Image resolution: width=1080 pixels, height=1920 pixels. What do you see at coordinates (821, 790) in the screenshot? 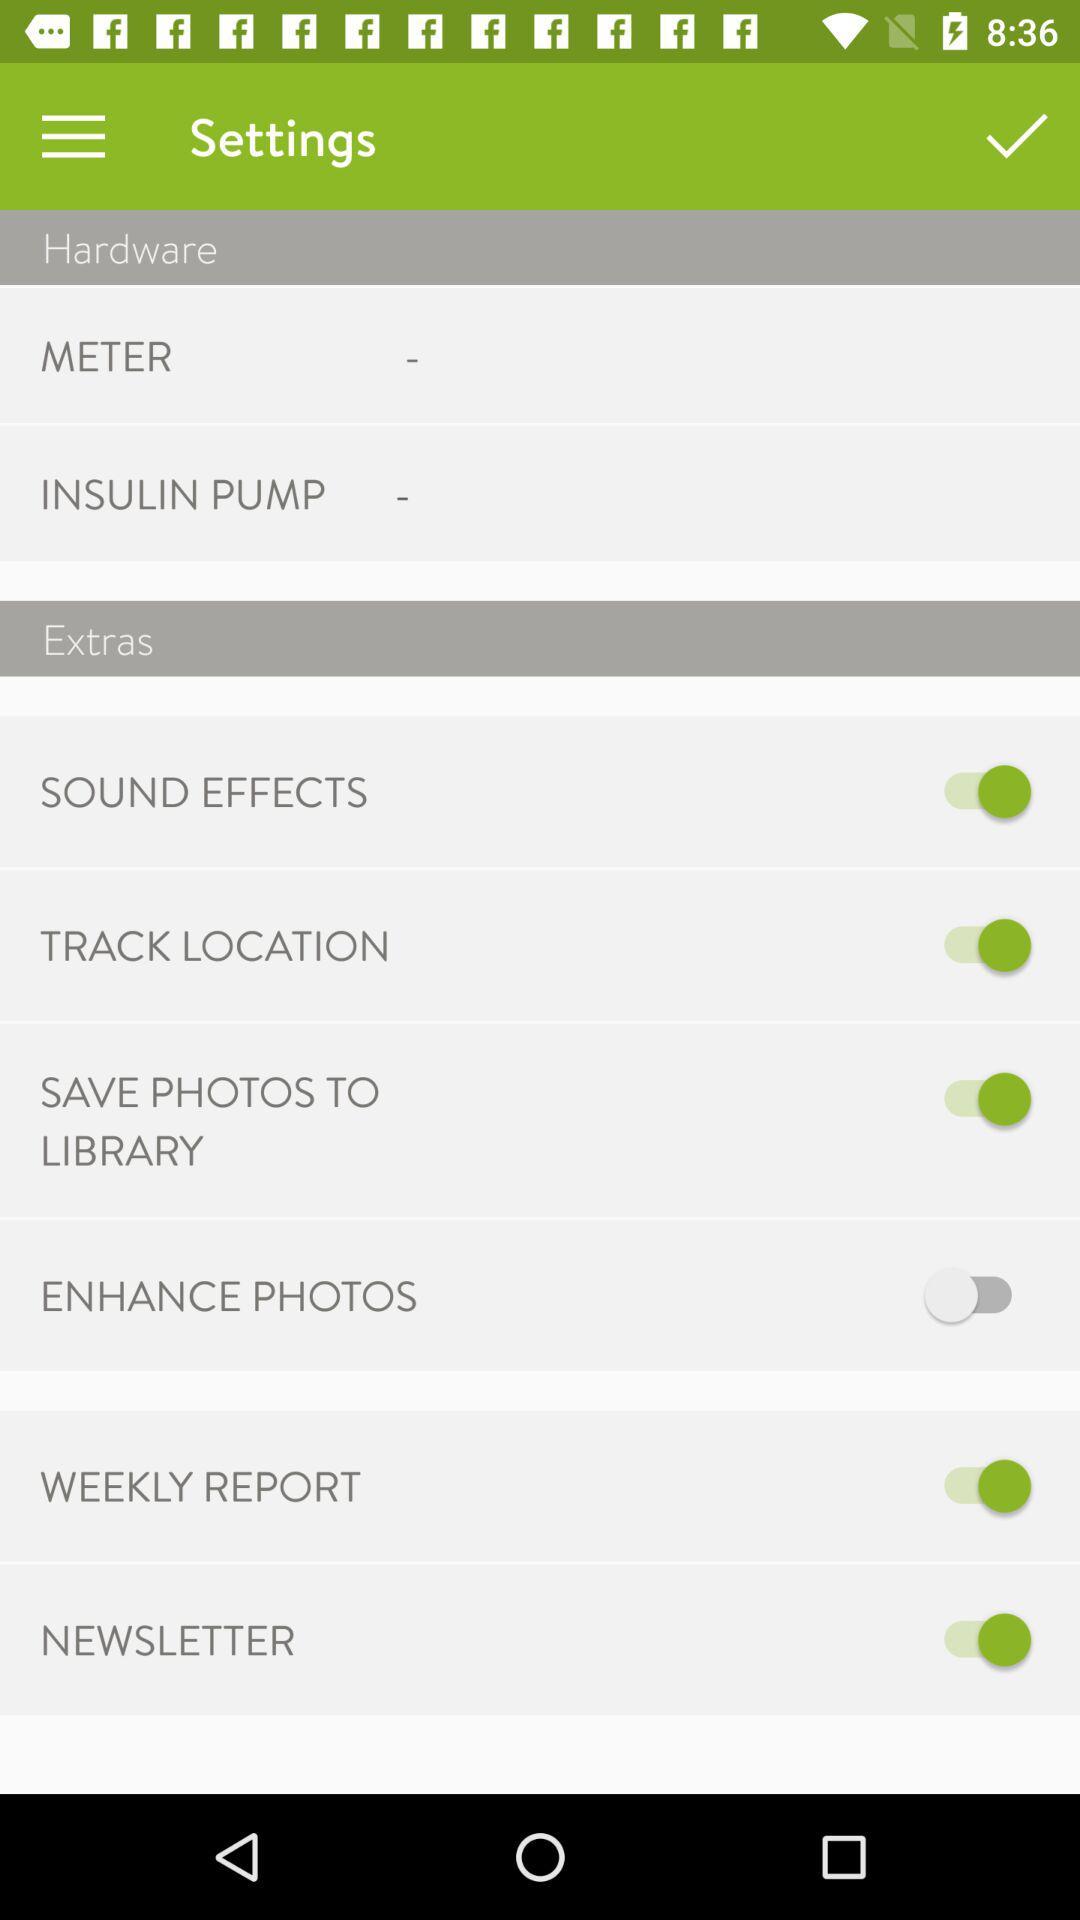
I see `sound effects setting` at bounding box center [821, 790].